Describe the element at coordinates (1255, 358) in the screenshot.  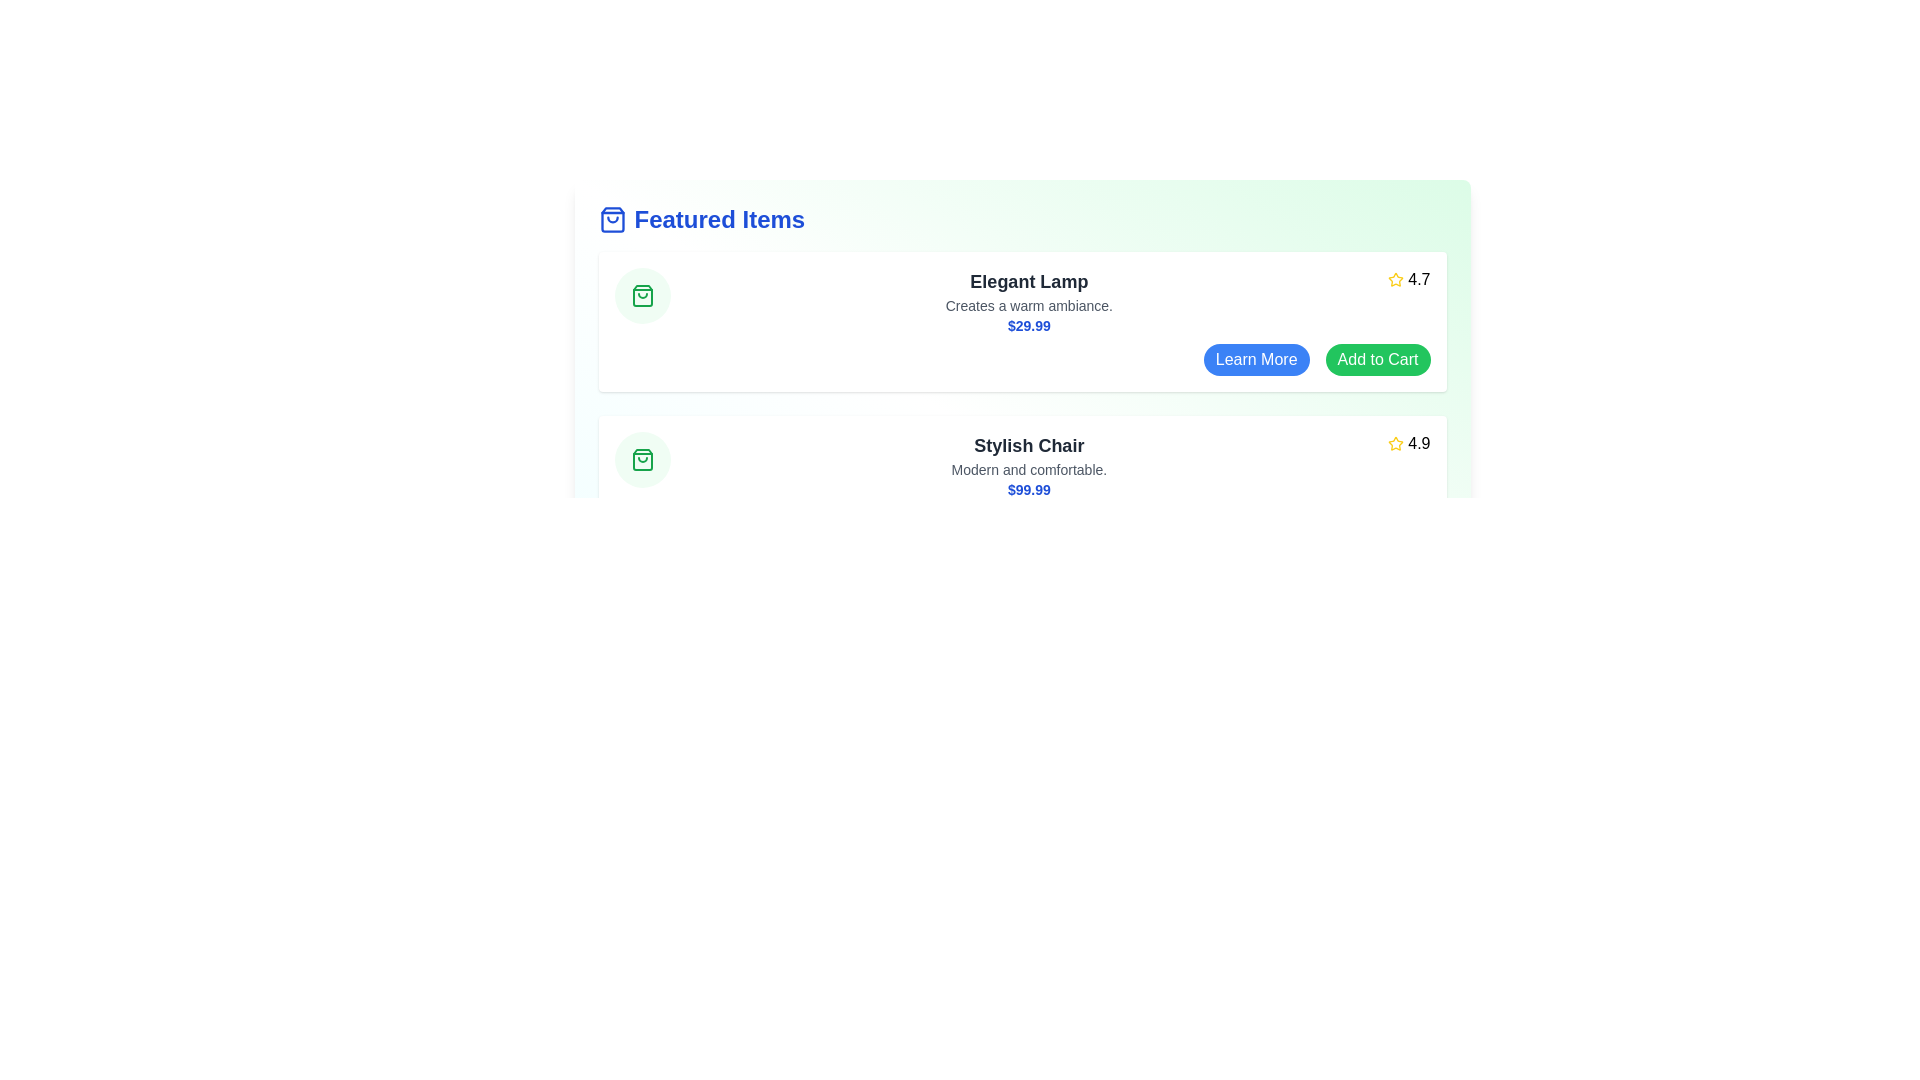
I see `the 'Learn More' button for the item identified by Elegant Lamp` at that location.